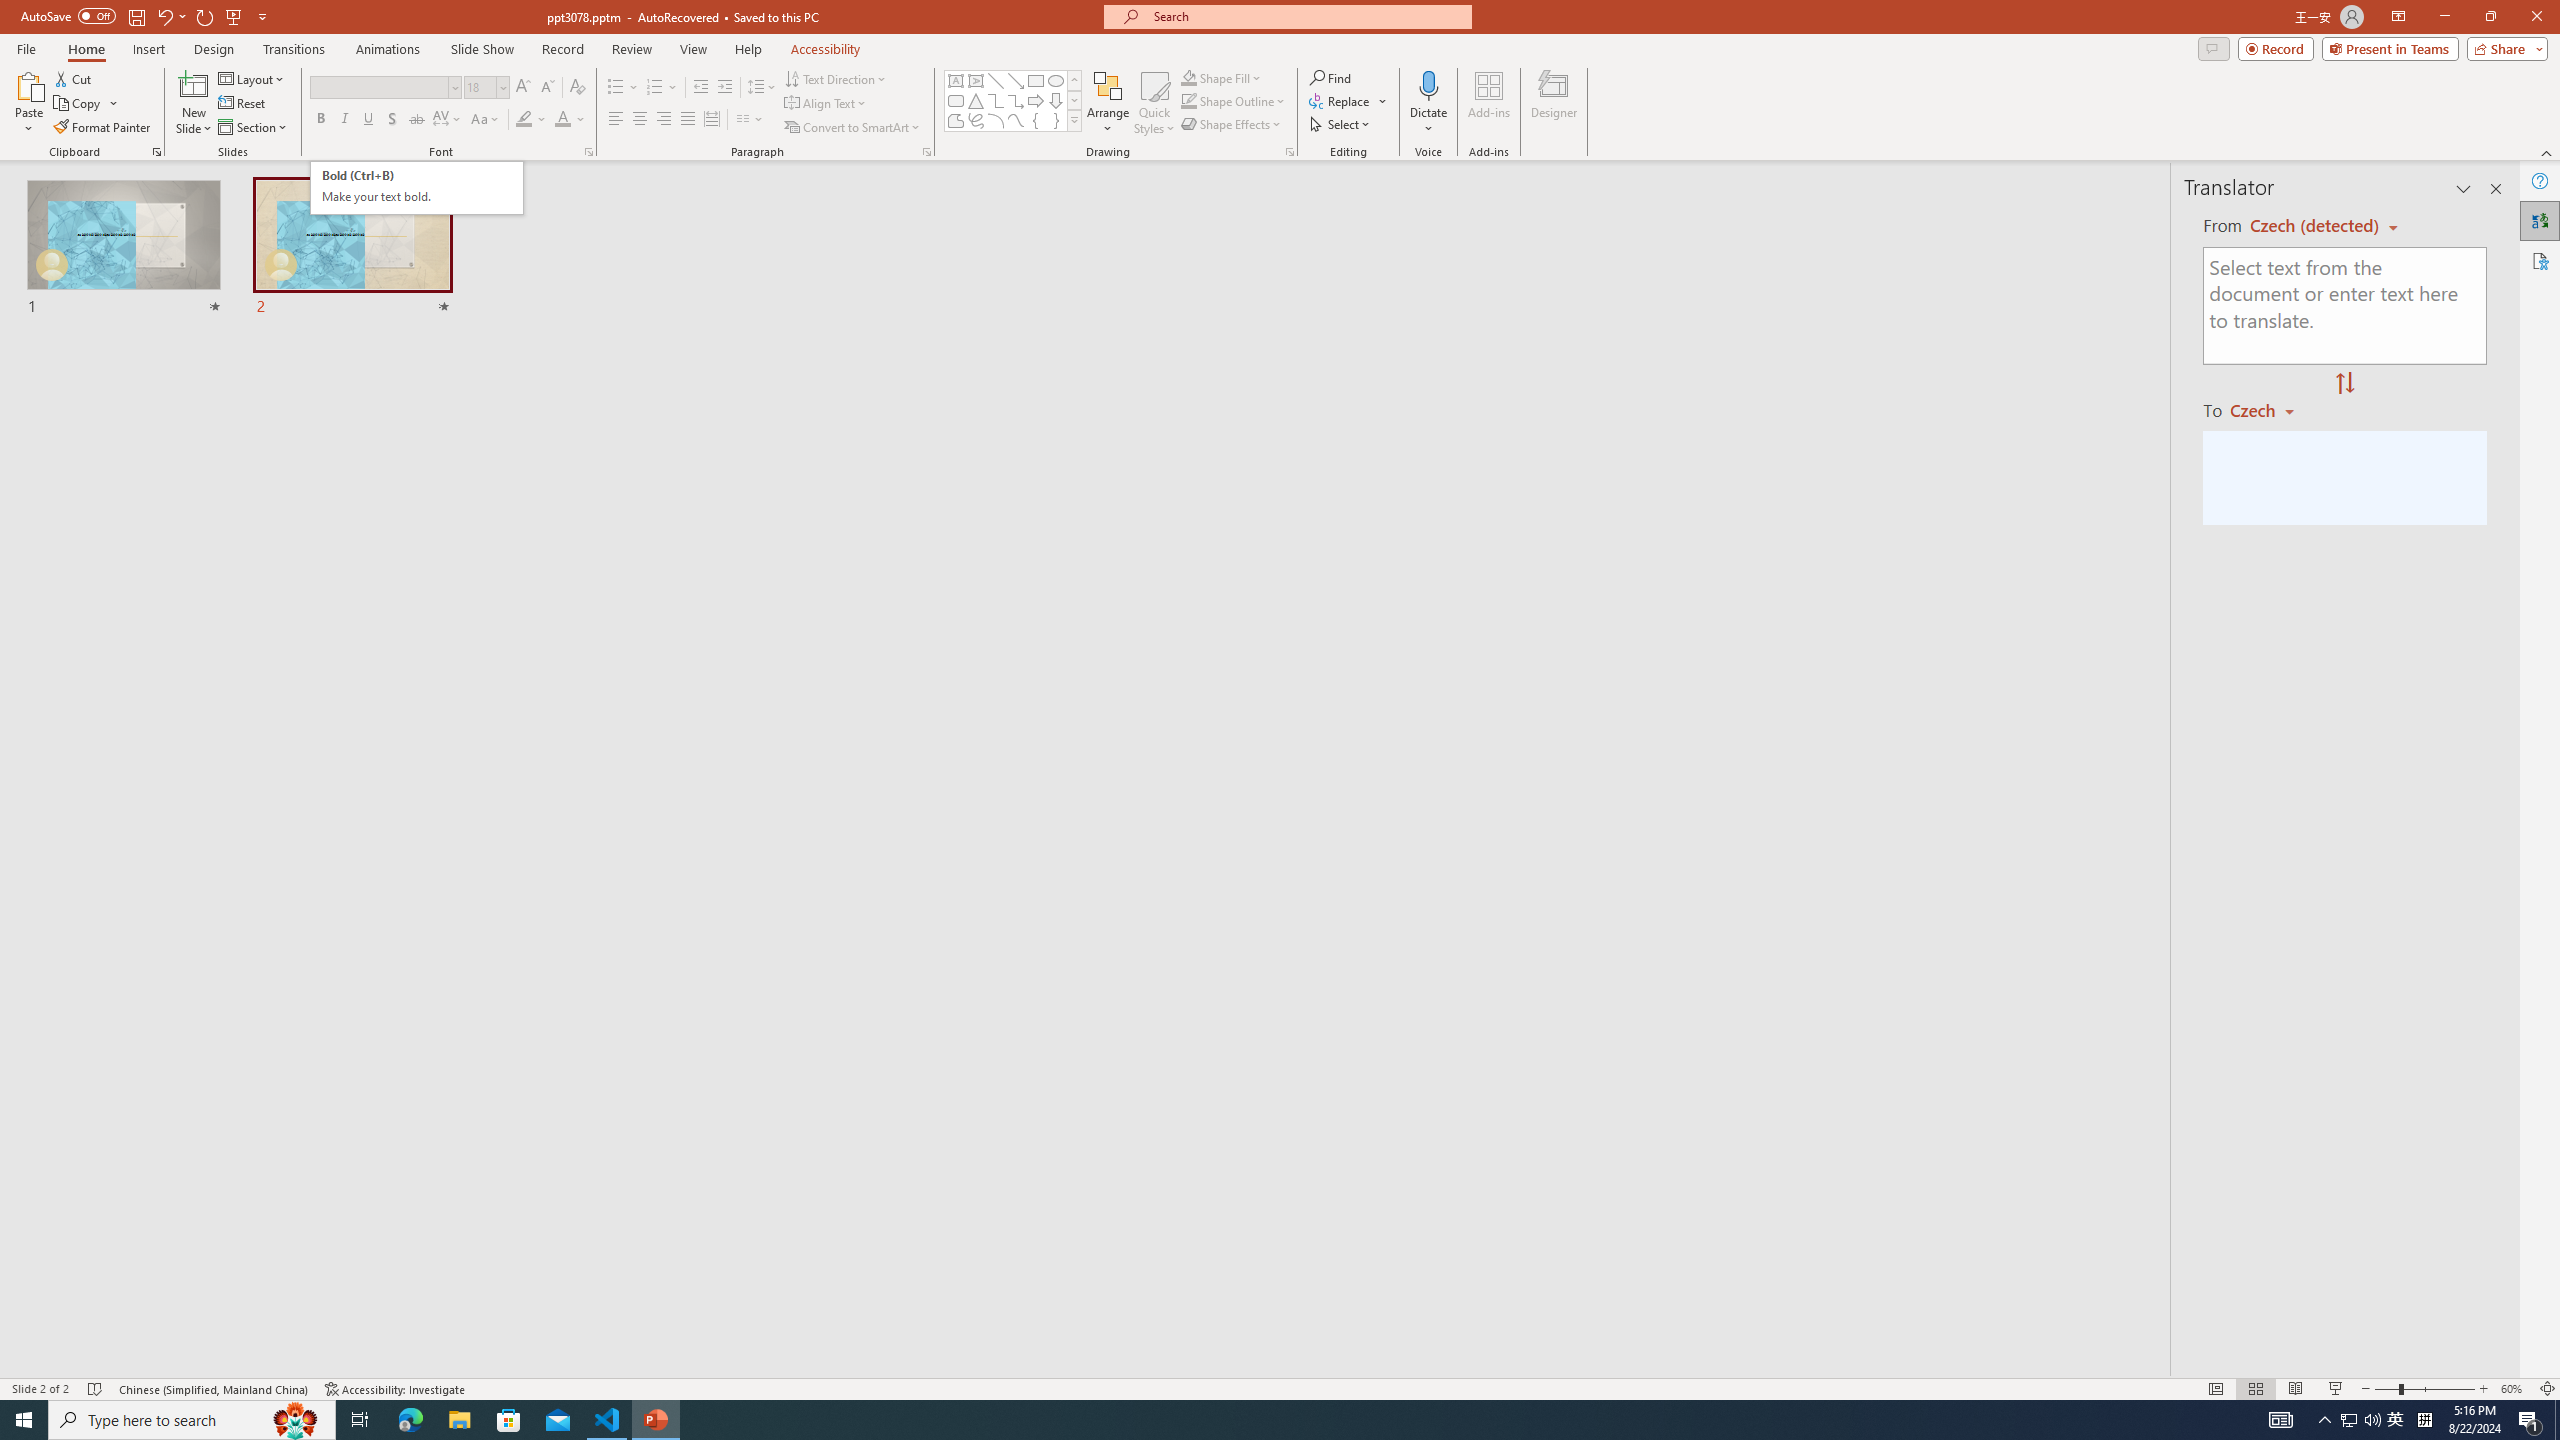  Describe the element at coordinates (974, 119) in the screenshot. I see `'Freeform: Scribble'` at that location.